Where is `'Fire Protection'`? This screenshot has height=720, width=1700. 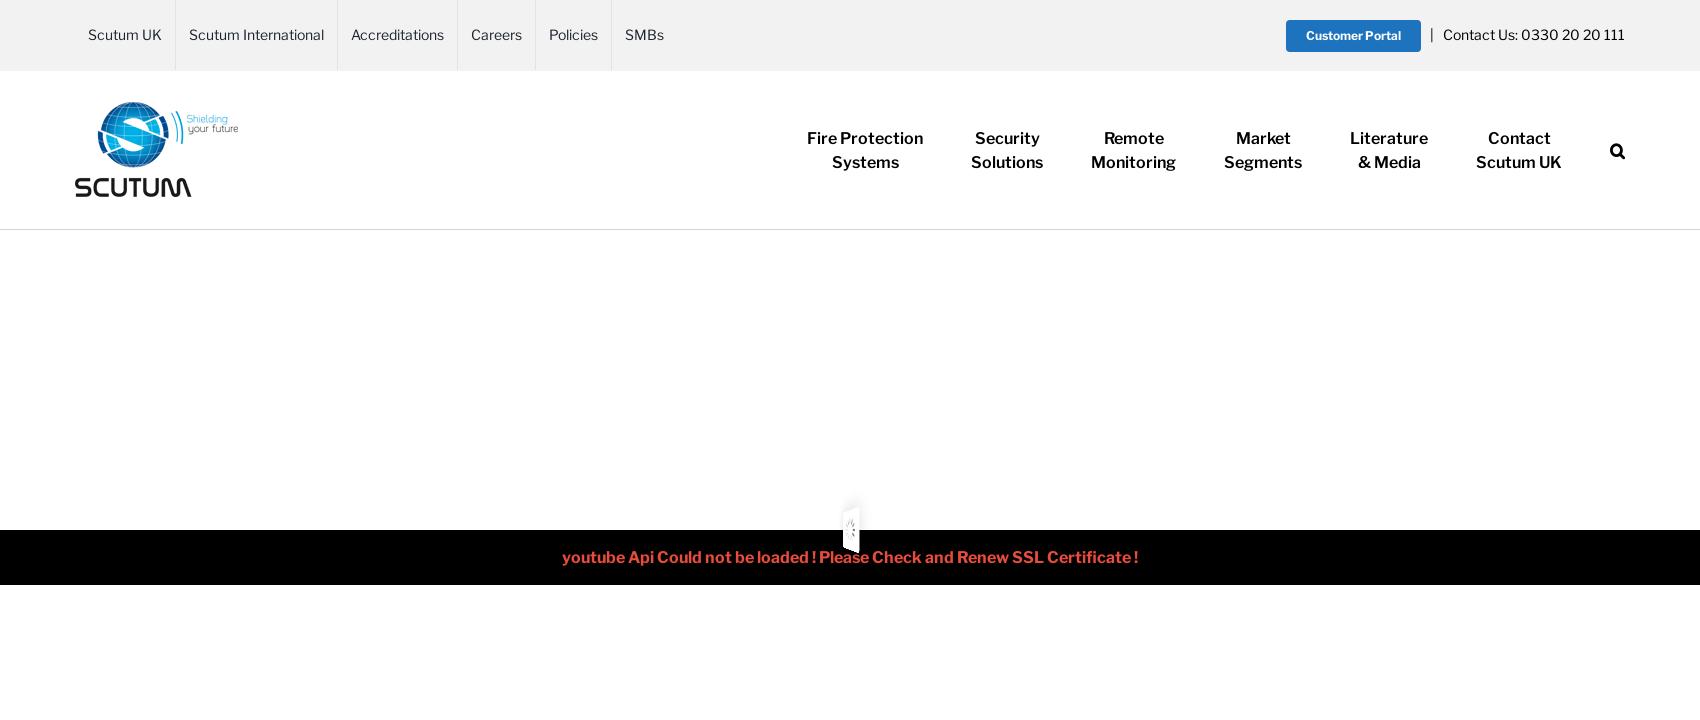
'Fire Protection' is located at coordinates (805, 137).